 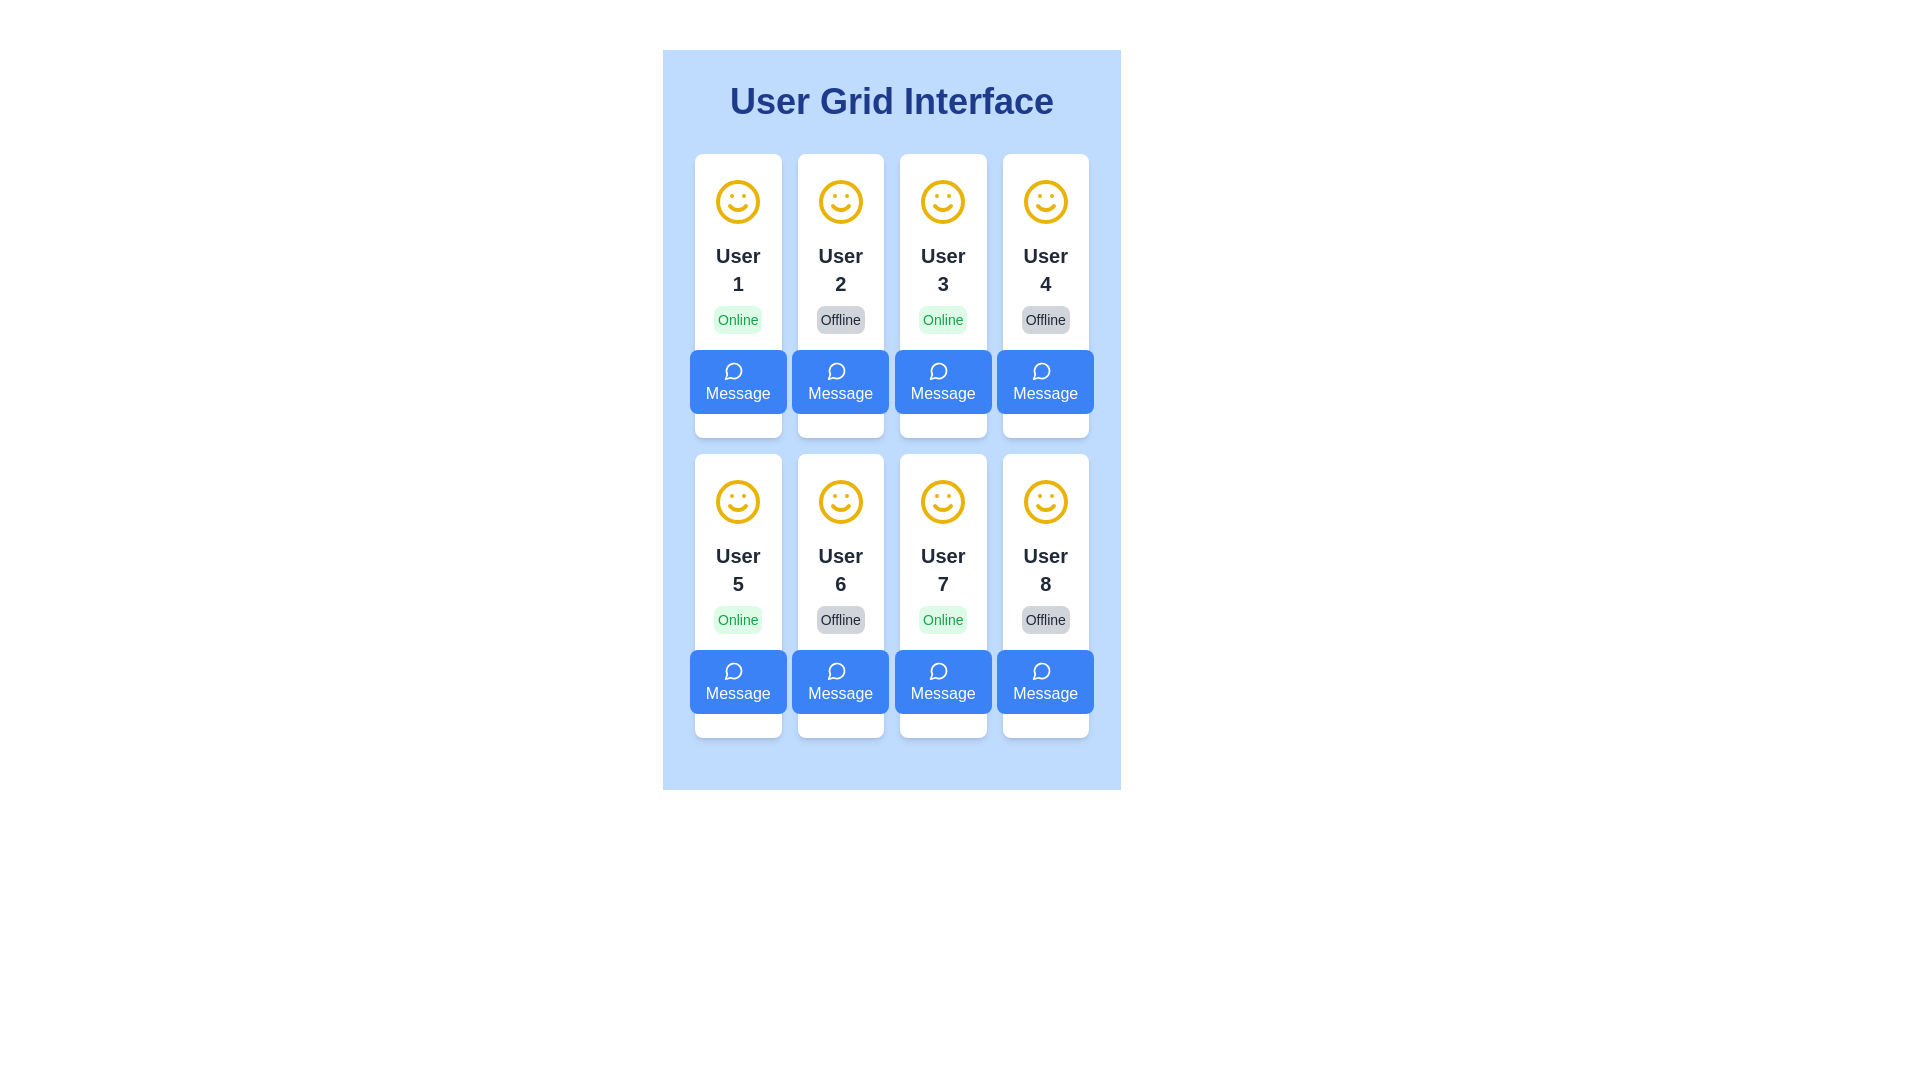 I want to click on the smiley face icon located in the top-right corner of the 'User 4' card, which signifies positivity and is positioned above the 'Offline' and 'Message' labels, so click(x=1044, y=201).